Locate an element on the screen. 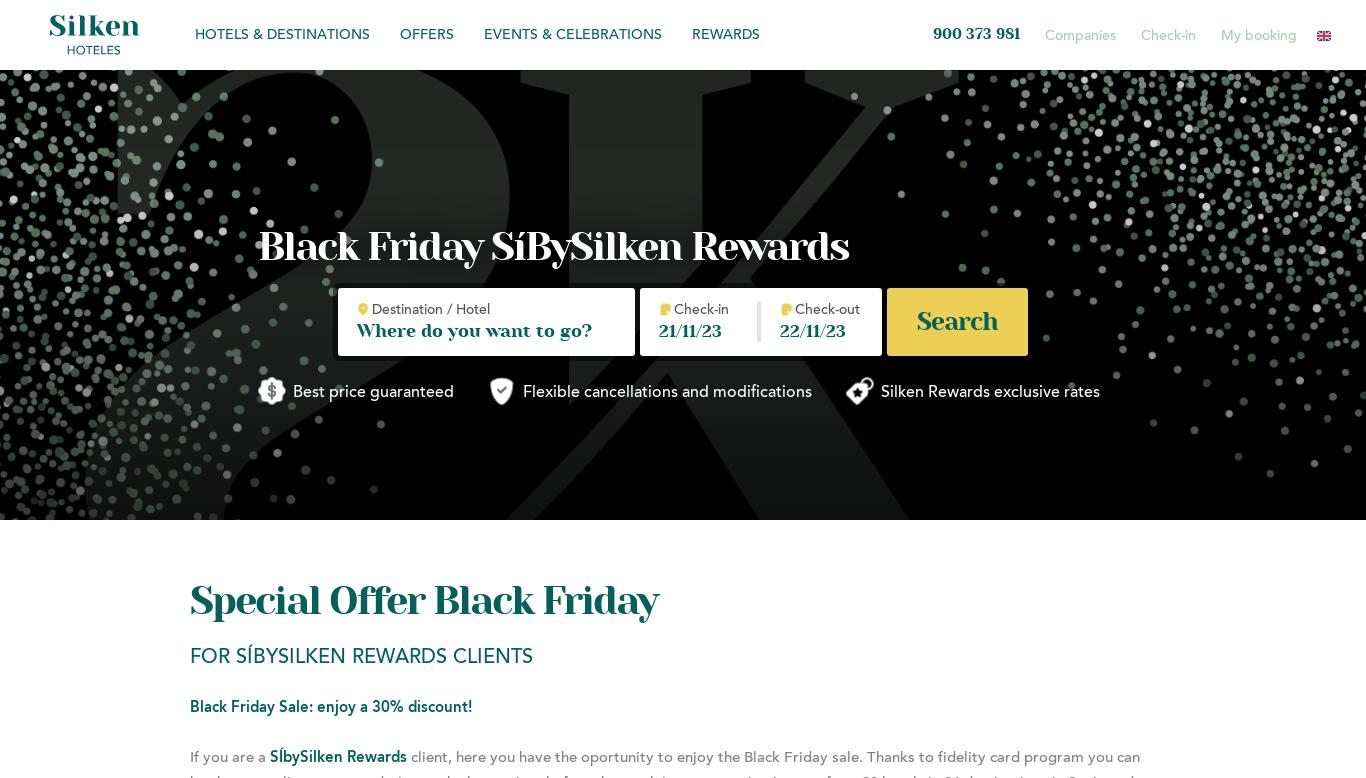  'Check-in' is located at coordinates (700, 310).